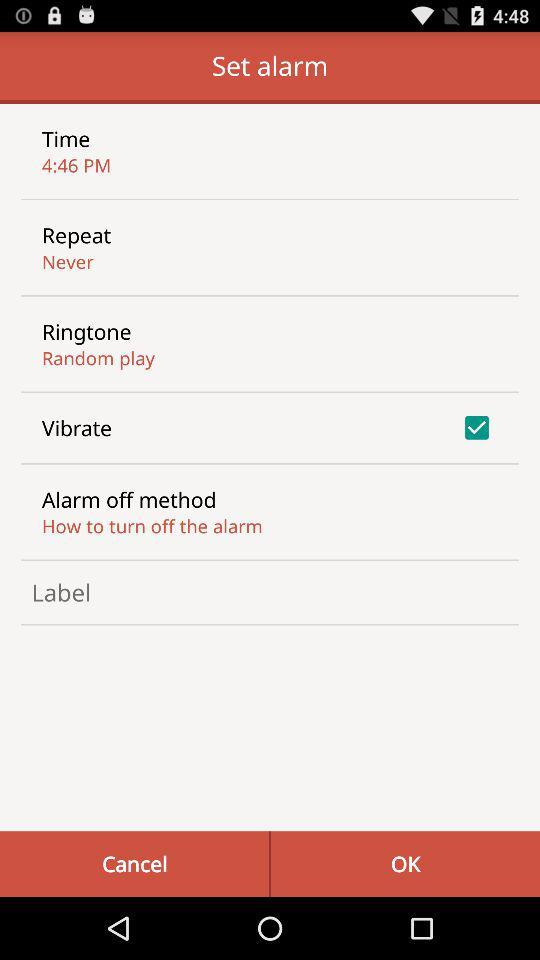 Image resolution: width=540 pixels, height=960 pixels. I want to click on the ringtone icon, so click(85, 331).